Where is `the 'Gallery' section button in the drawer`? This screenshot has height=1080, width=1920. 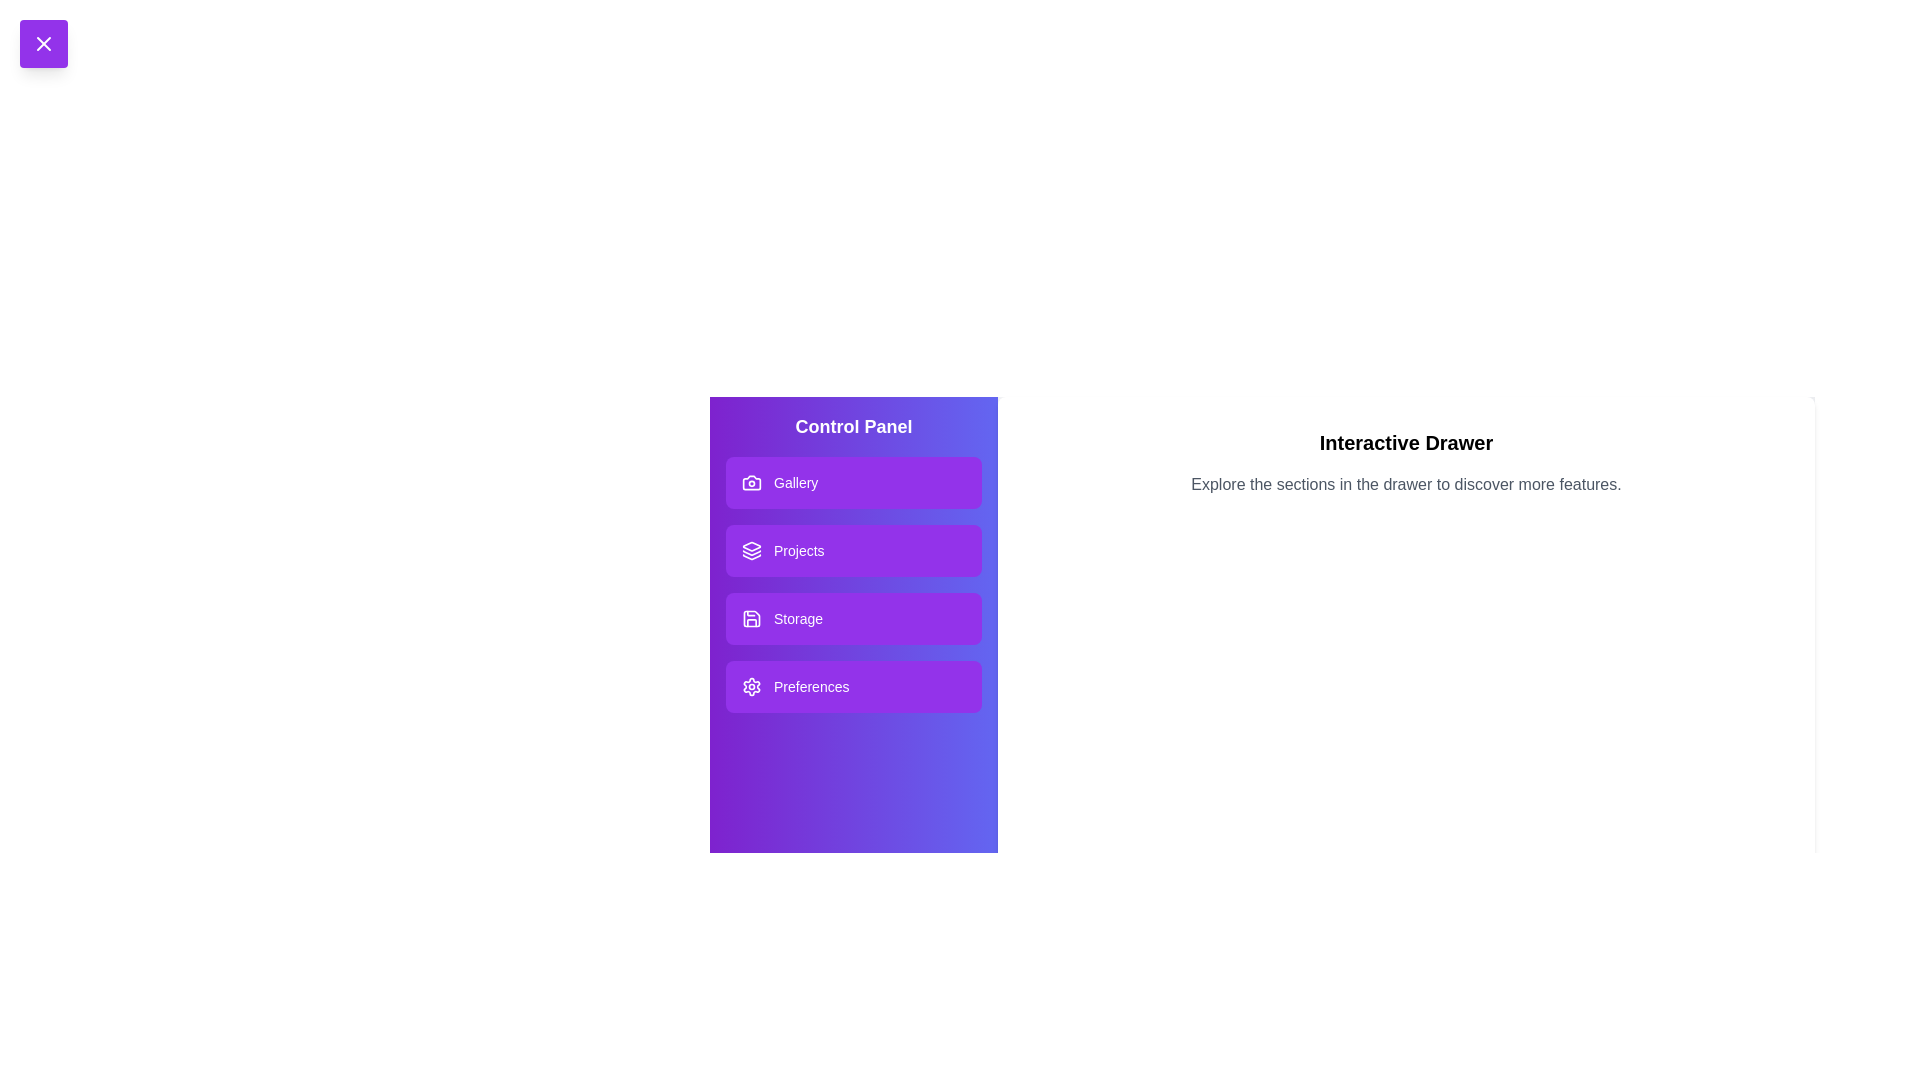 the 'Gallery' section button in the drawer is located at coordinates (854, 482).